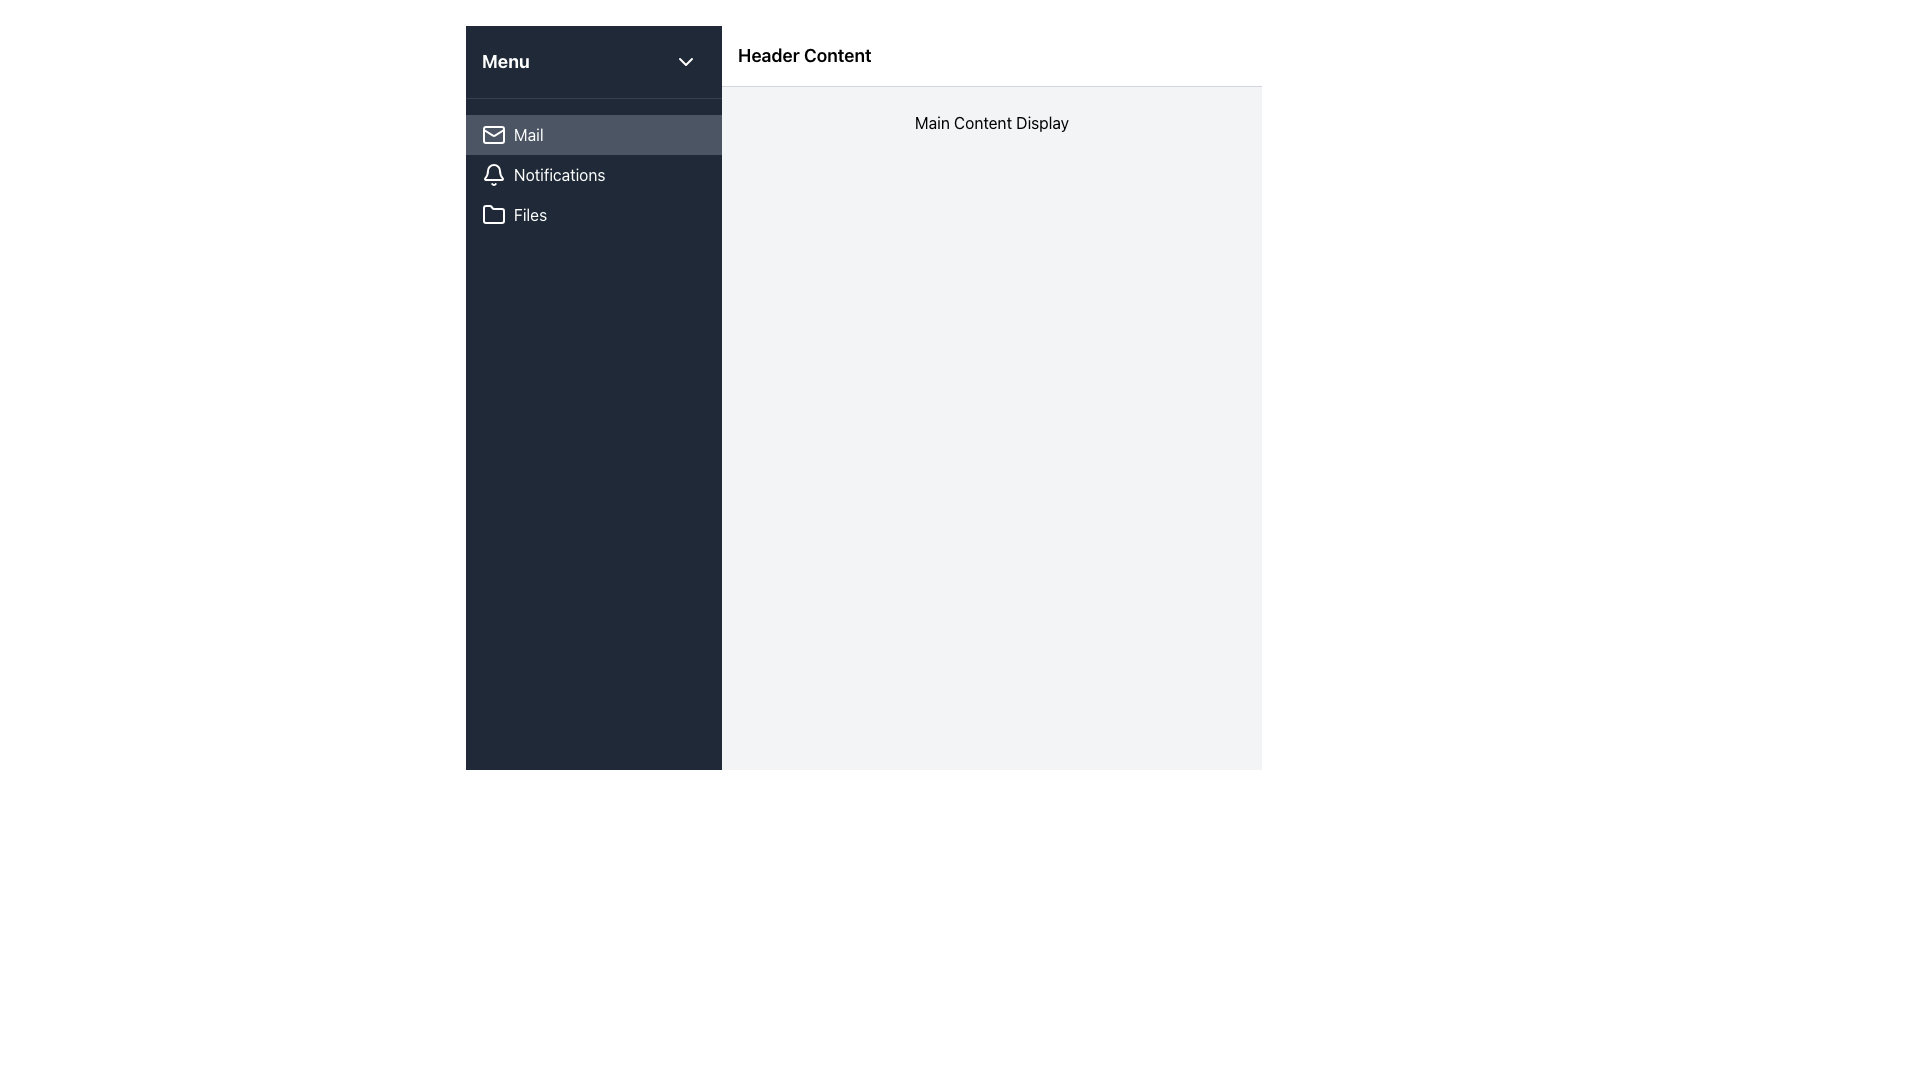 Image resolution: width=1920 pixels, height=1080 pixels. I want to click on the 'Mail' icon in the left sidebar menu, which visually represents email functionality and is located to the left of the 'Mail' text label, so click(494, 135).